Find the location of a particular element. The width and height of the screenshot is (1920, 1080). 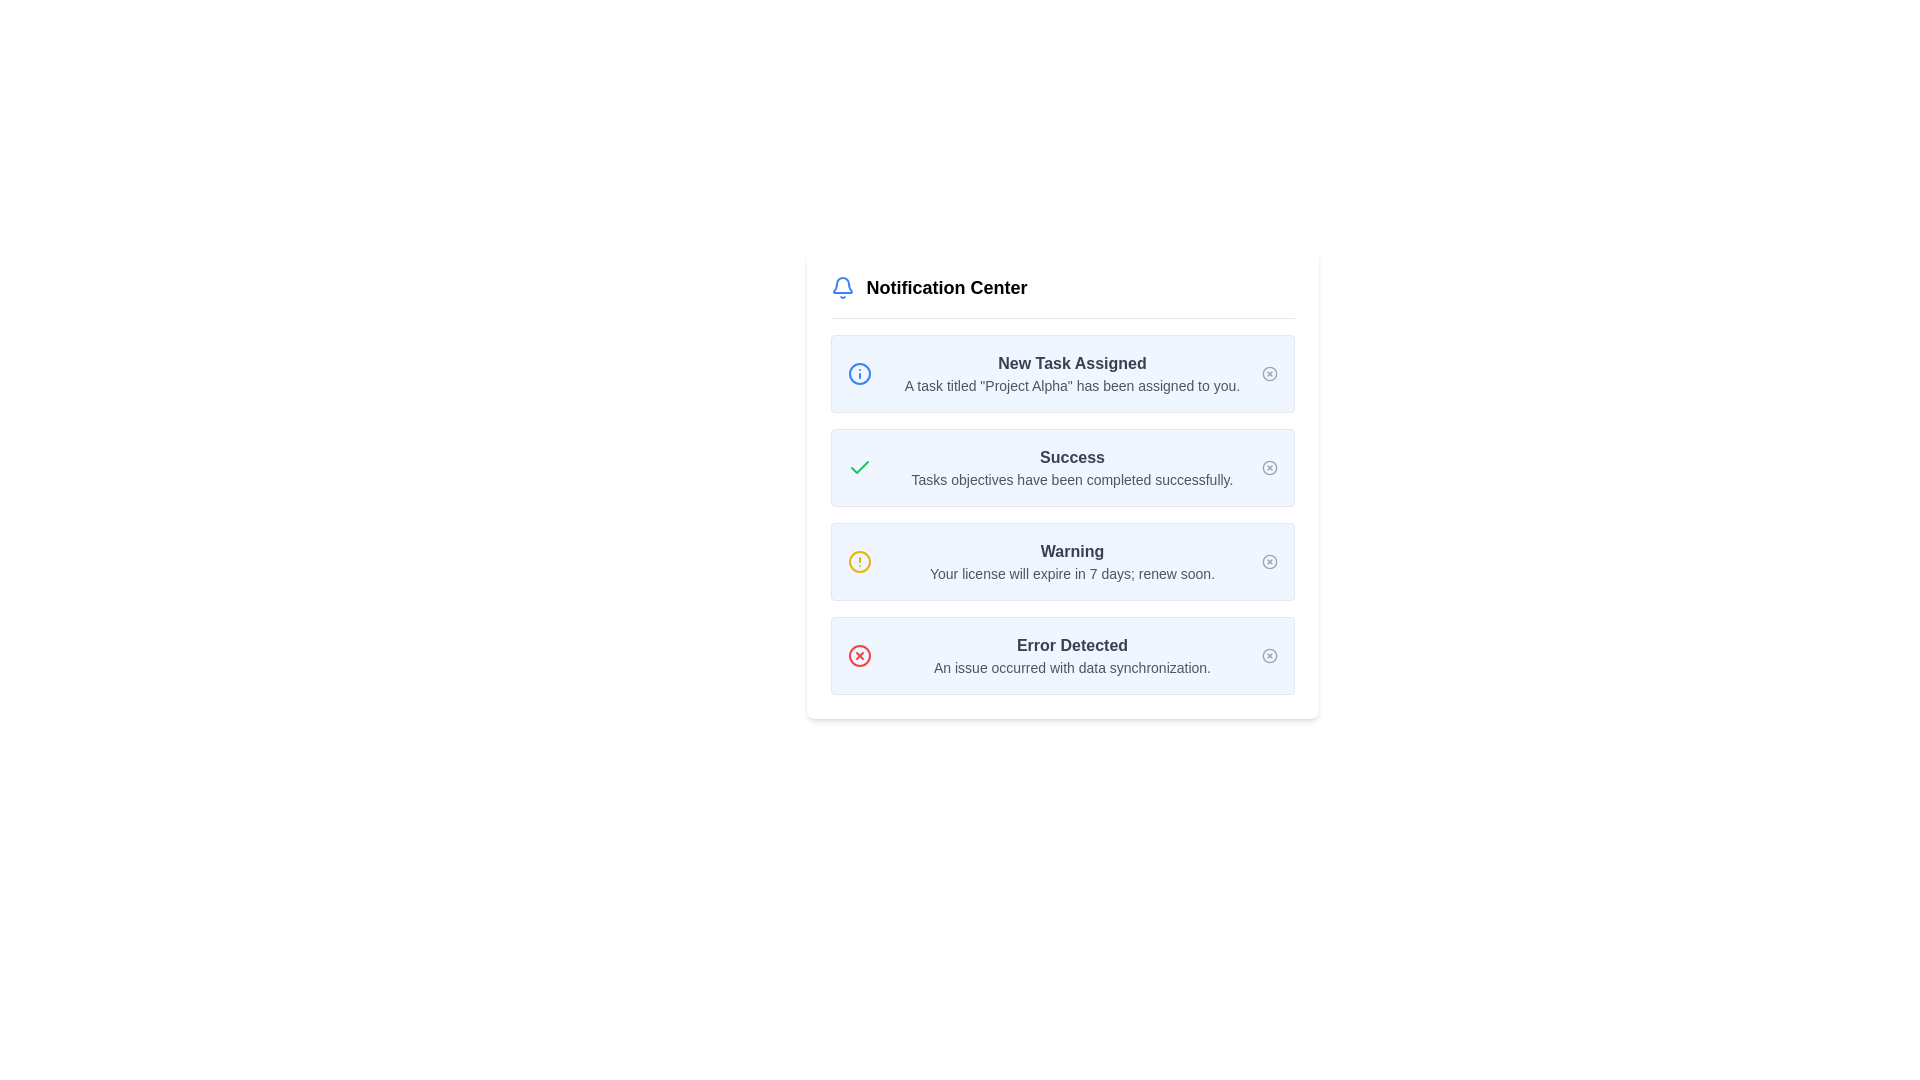

the Vector graphic icon indicating a successful action within the 'Success' notification in the second row of the notification list is located at coordinates (859, 467).